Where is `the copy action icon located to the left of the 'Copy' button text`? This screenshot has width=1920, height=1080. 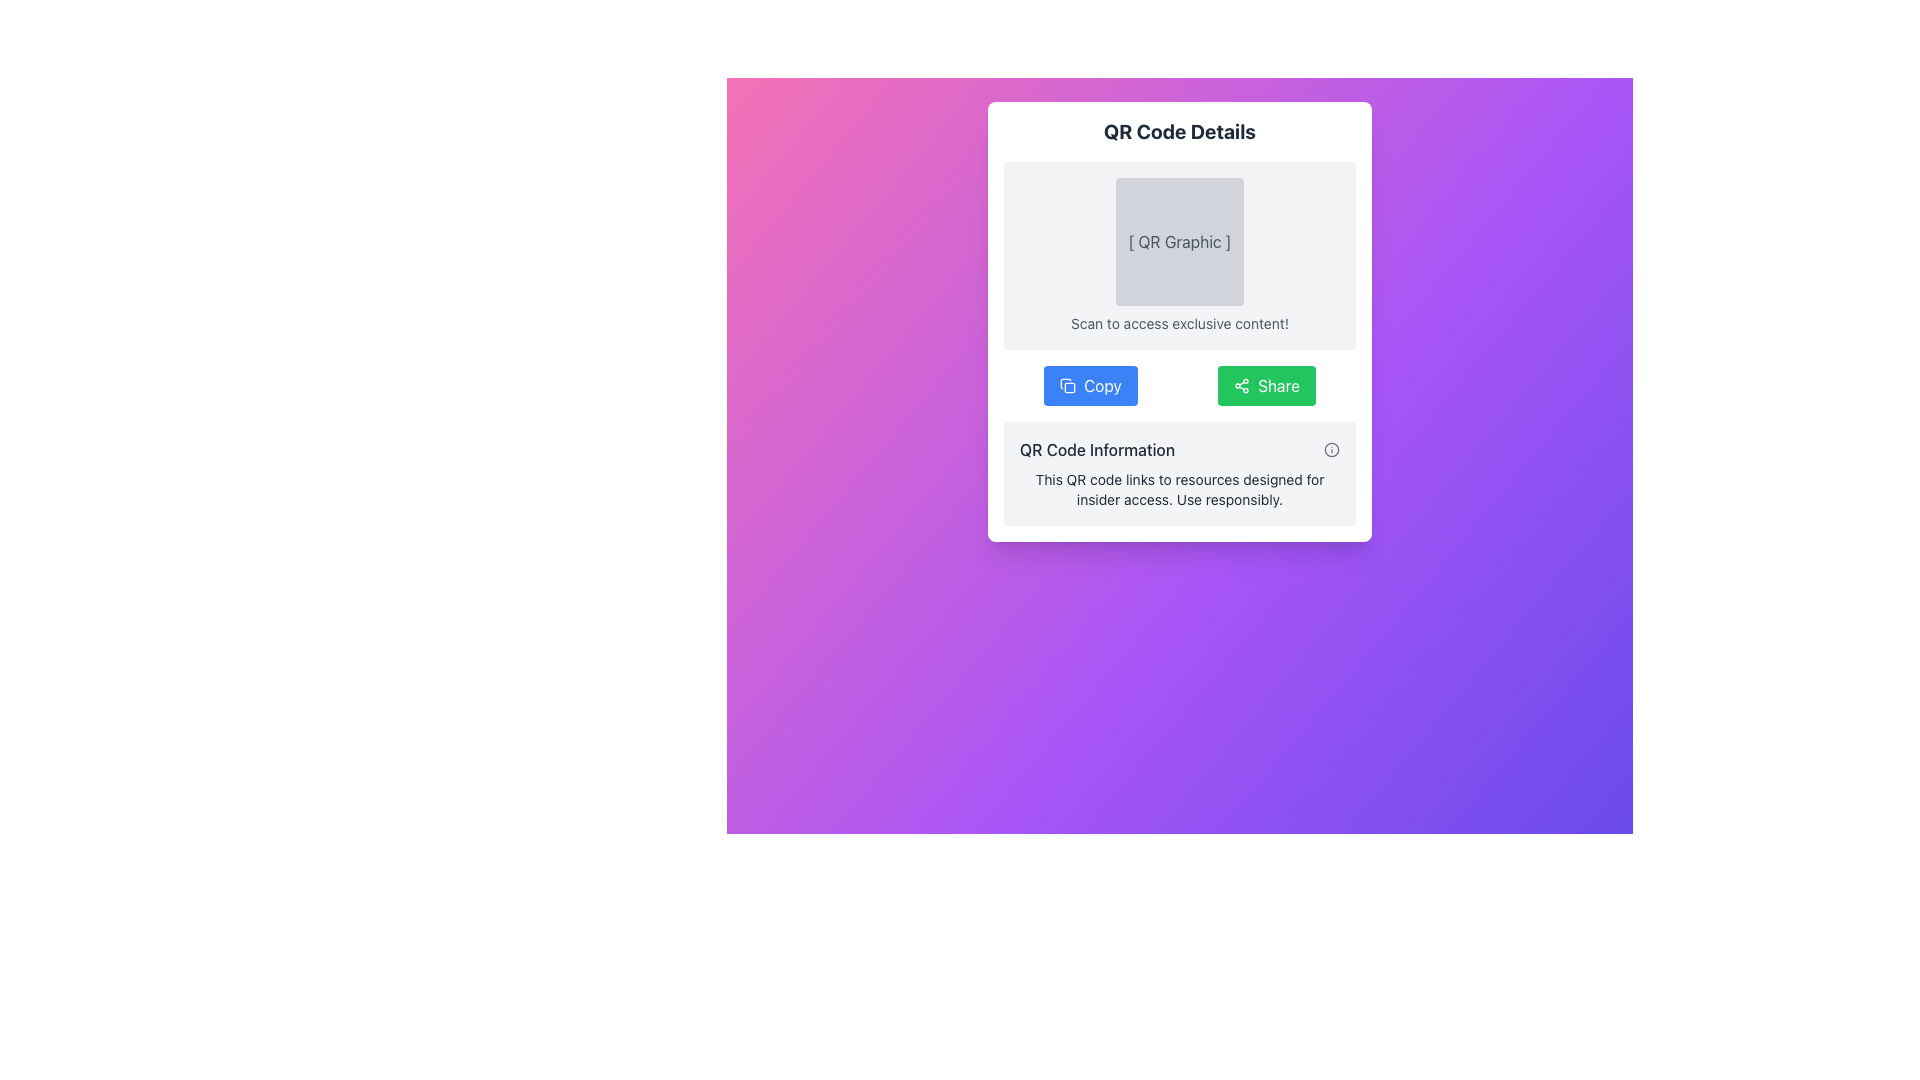
the copy action icon located to the left of the 'Copy' button text is located at coordinates (1067, 385).